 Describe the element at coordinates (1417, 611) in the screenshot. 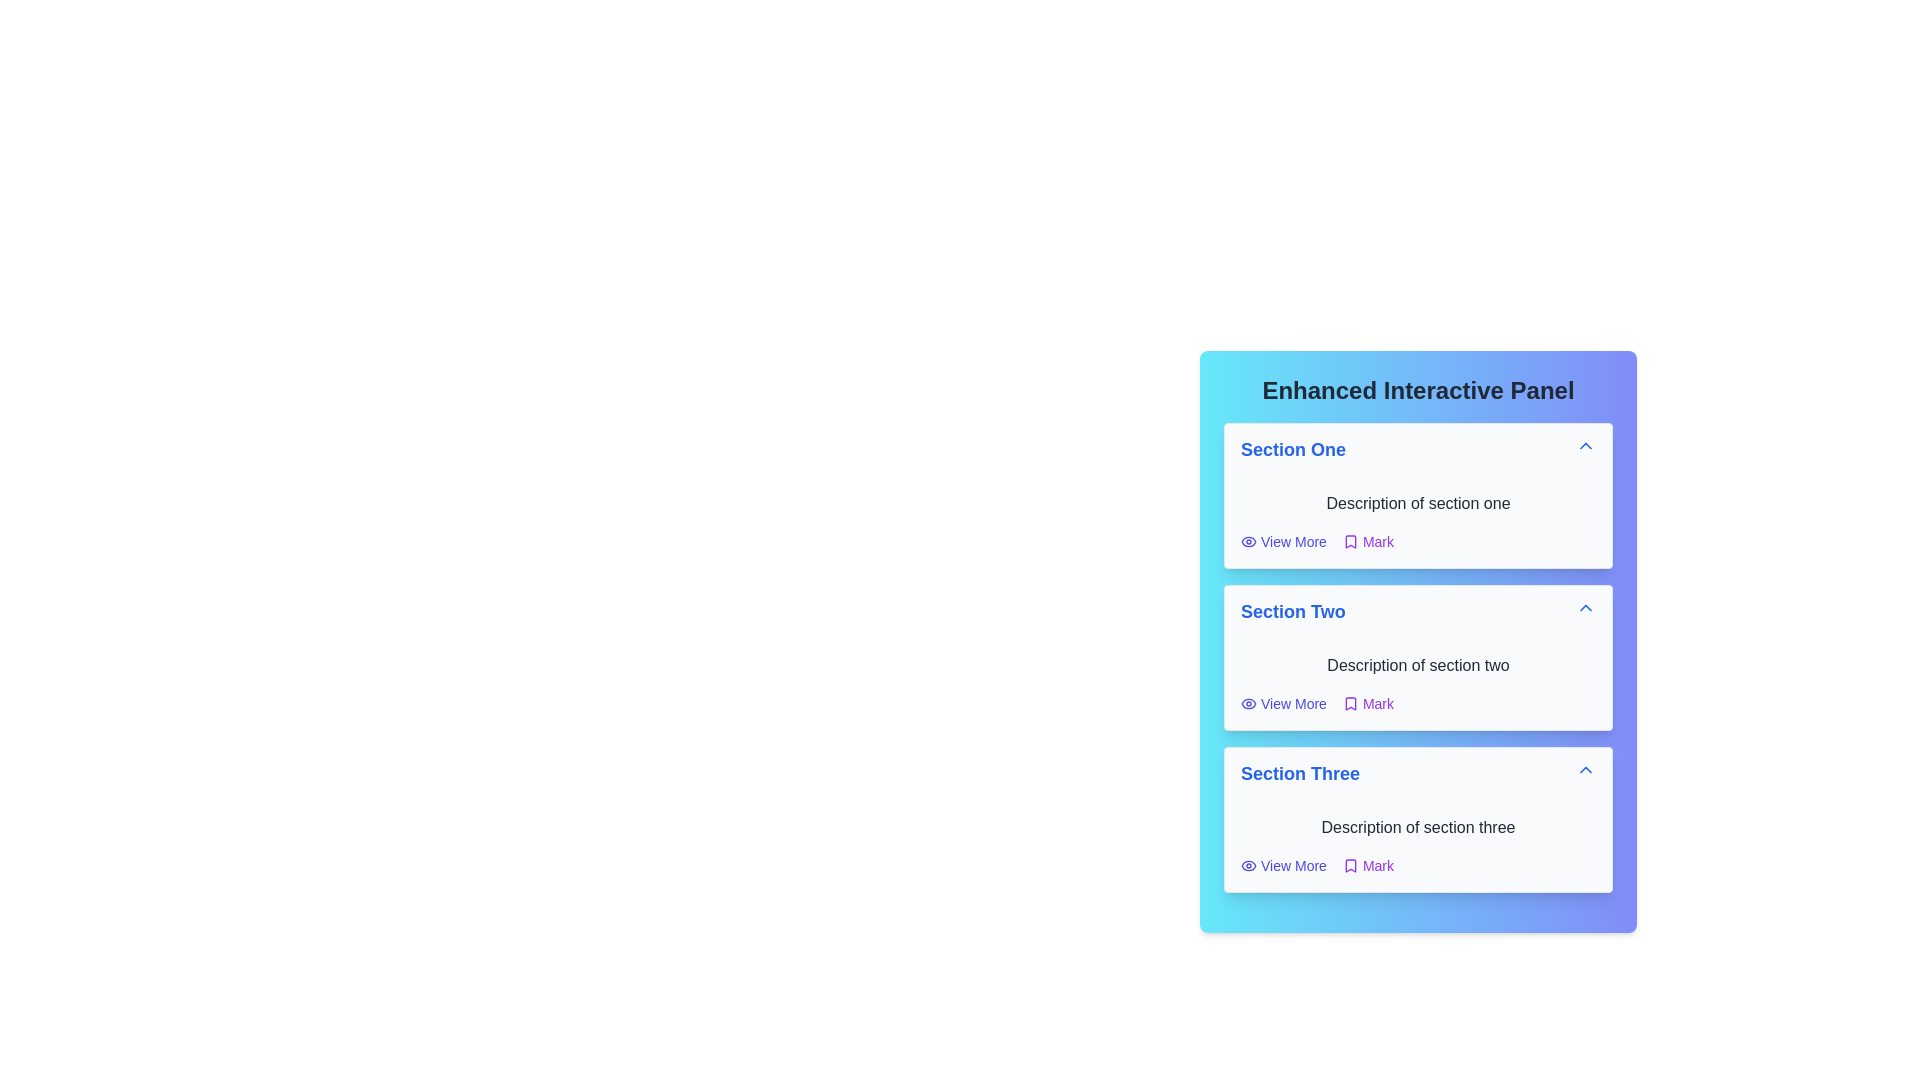

I see `the 'Section Two' title button` at that location.